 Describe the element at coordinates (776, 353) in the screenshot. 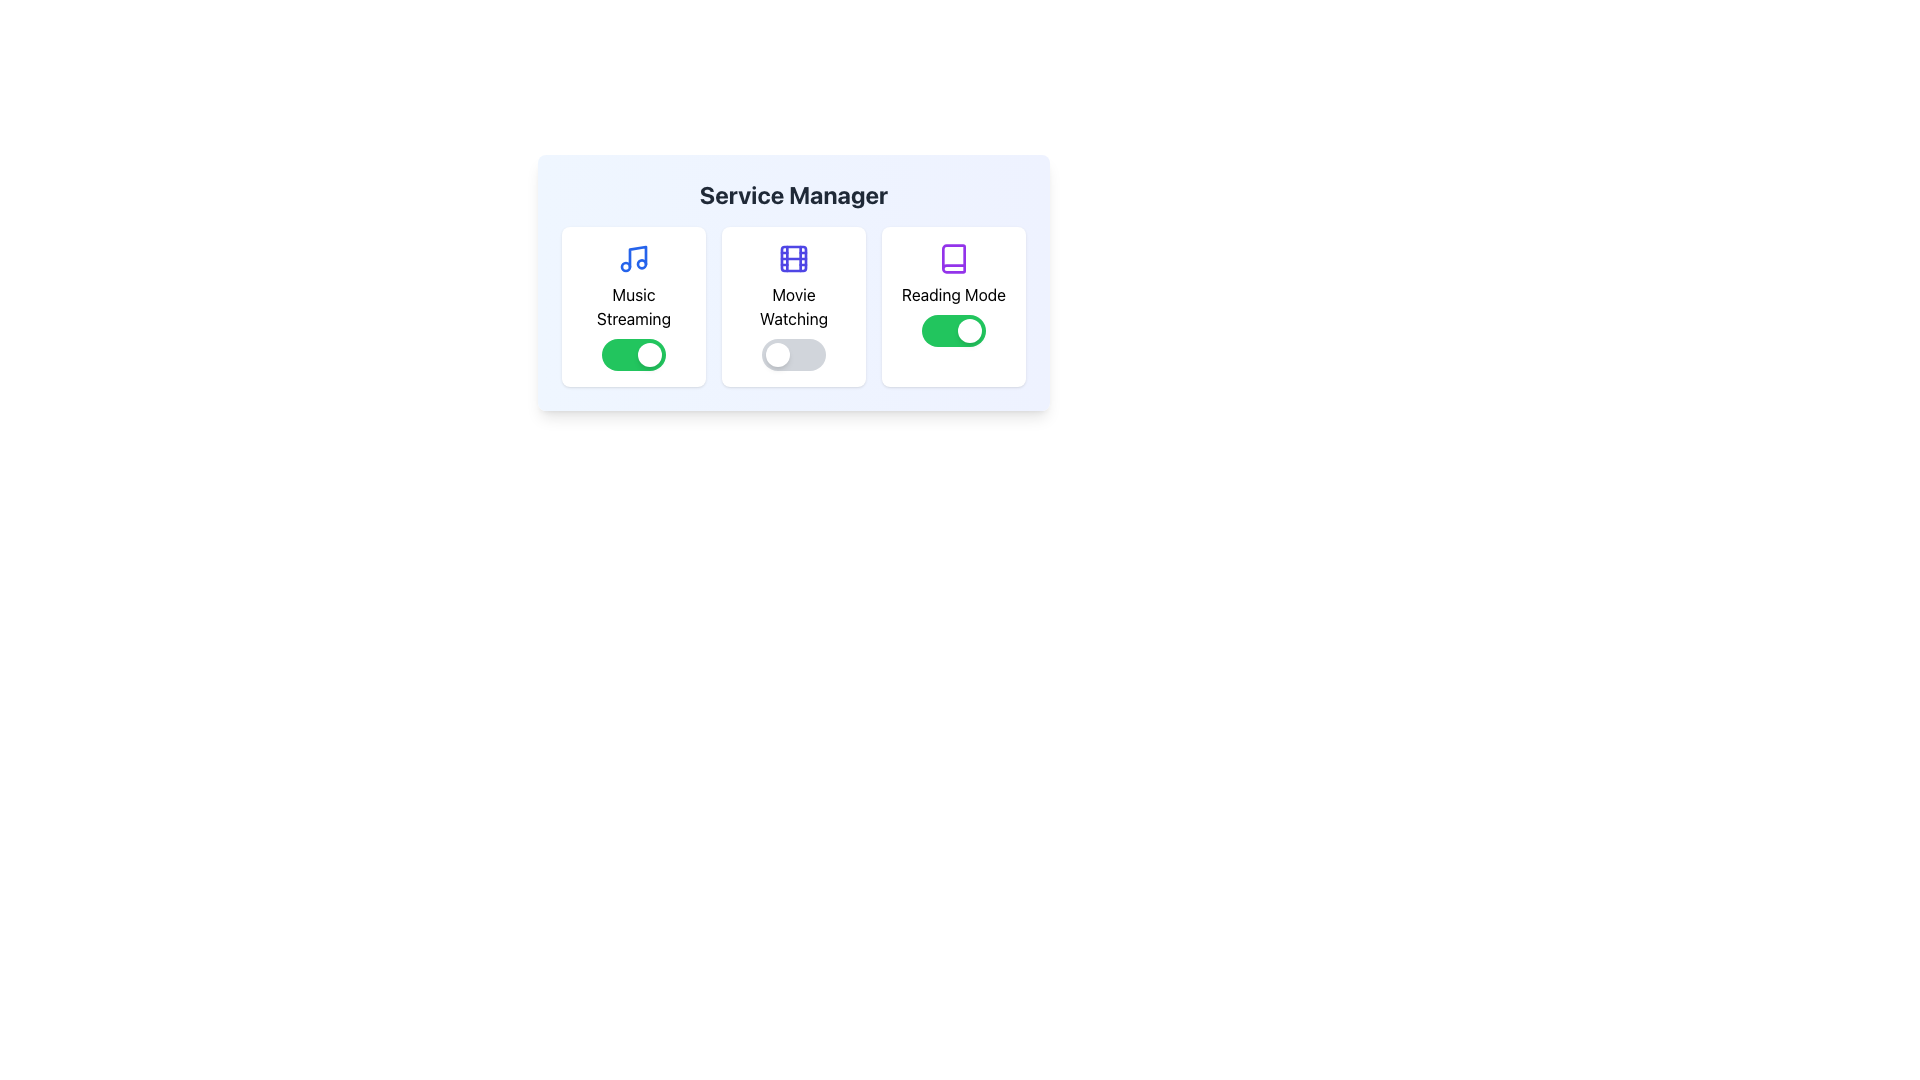

I see `the circular toggle switch handle, which is white and located on the left side of the toggle switch` at that location.